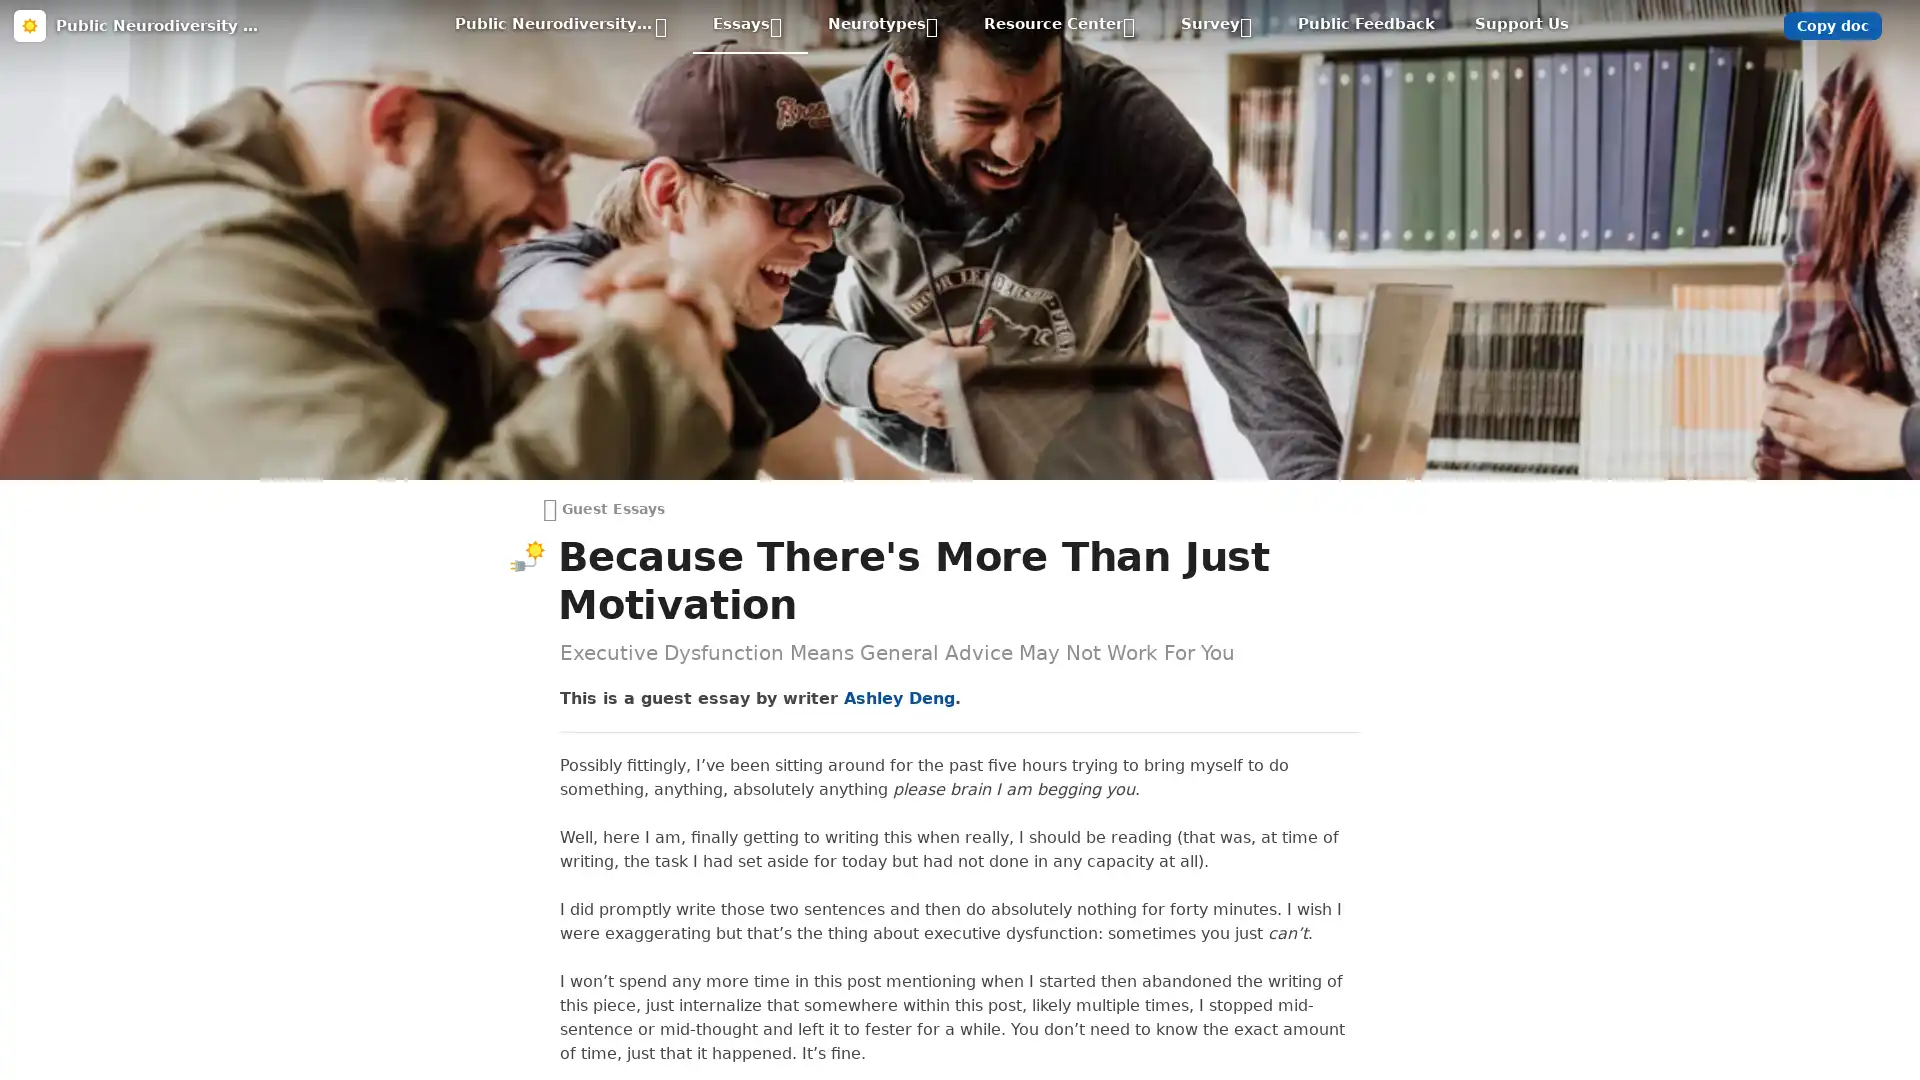  Describe the element at coordinates (1052, 249) in the screenshot. I see `Talk to a human` at that location.